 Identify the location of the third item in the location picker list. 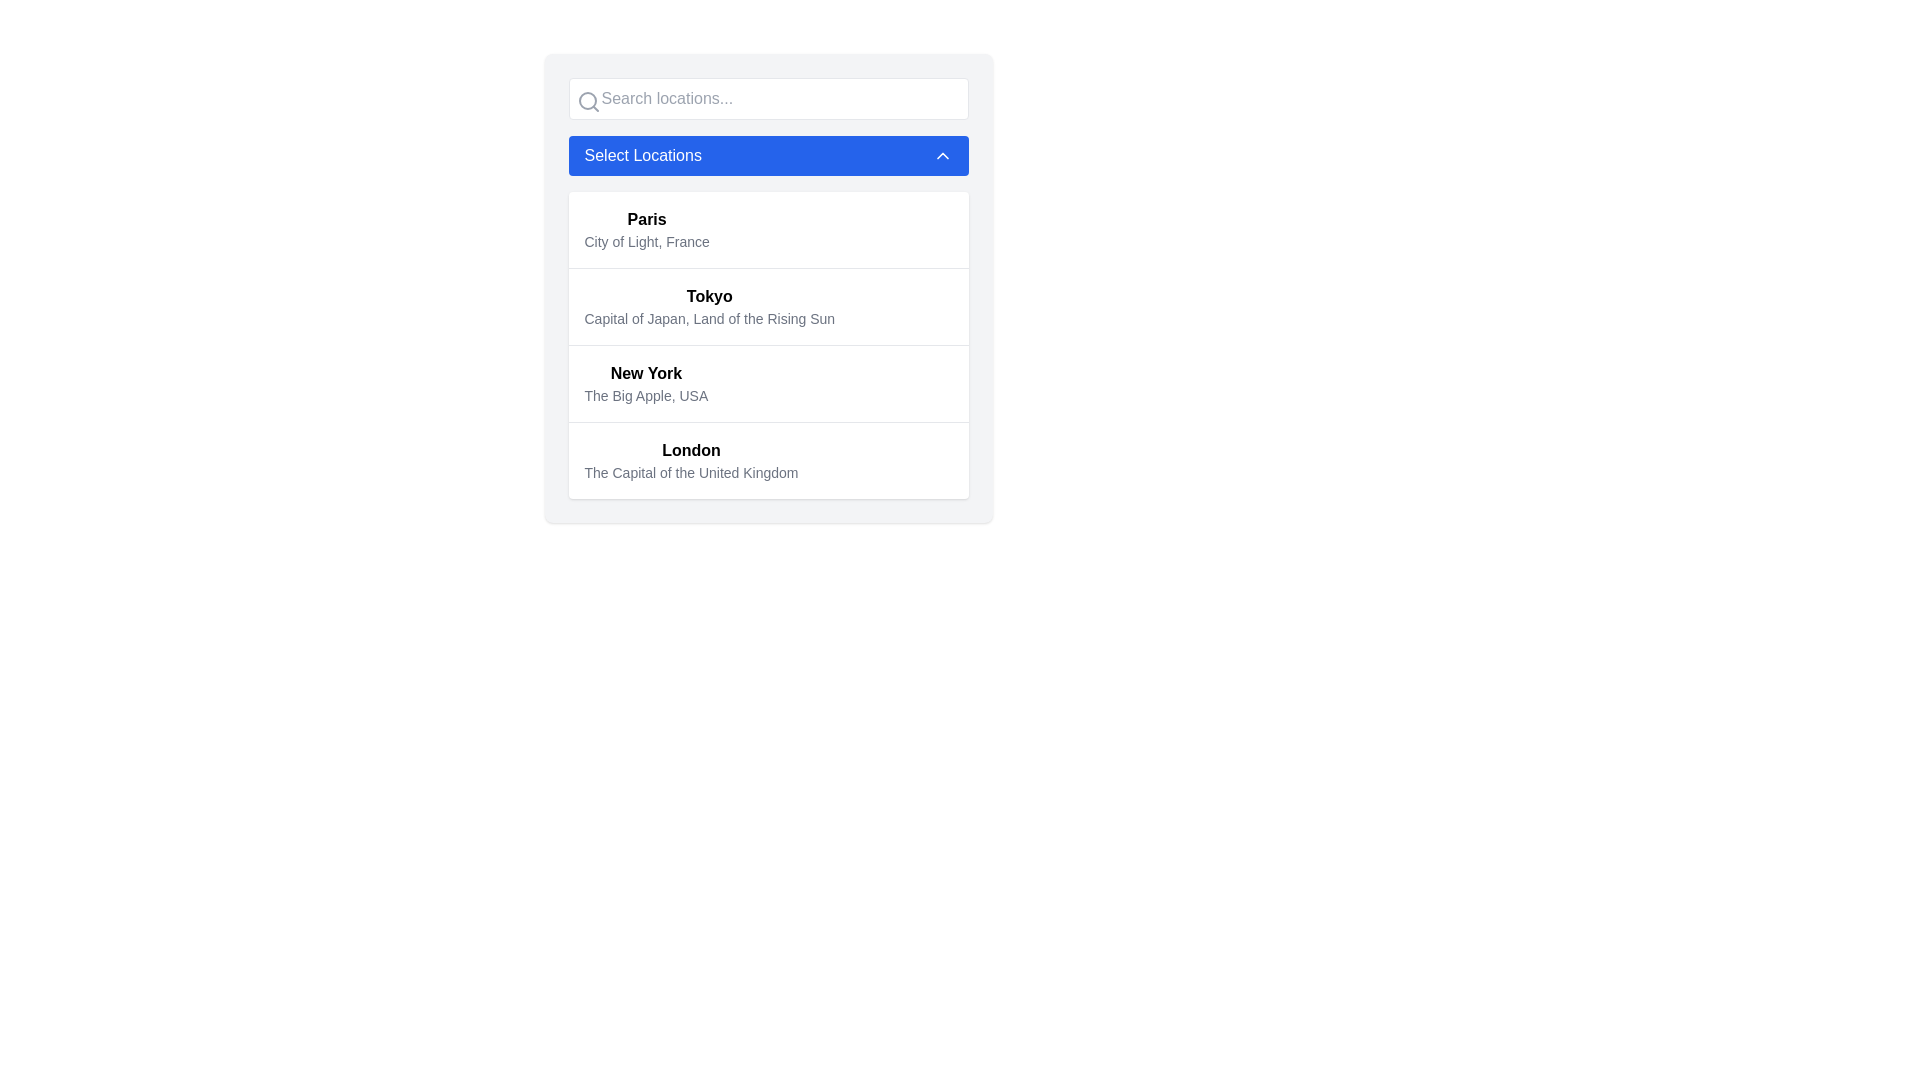
(646, 384).